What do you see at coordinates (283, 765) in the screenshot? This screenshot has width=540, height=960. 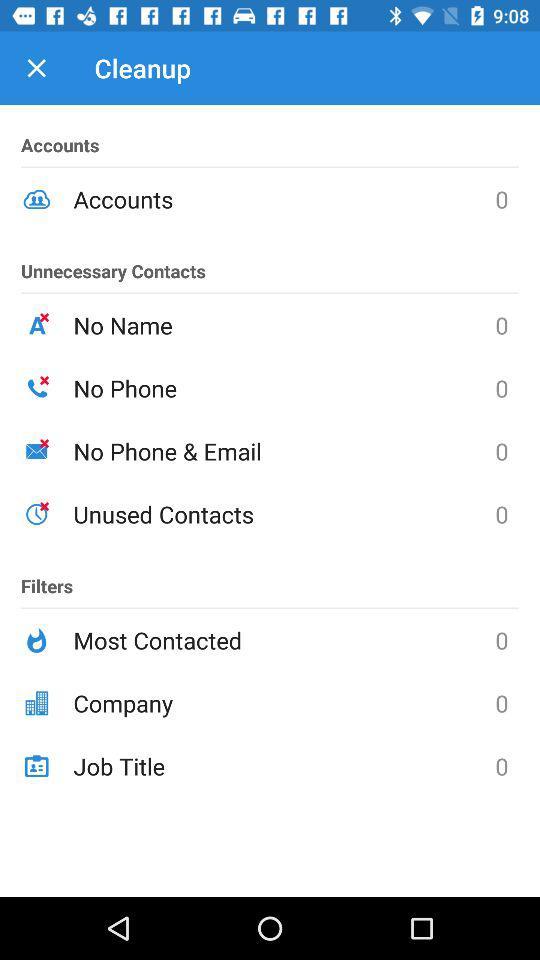 I see `the item to the left of 0 item` at bounding box center [283, 765].